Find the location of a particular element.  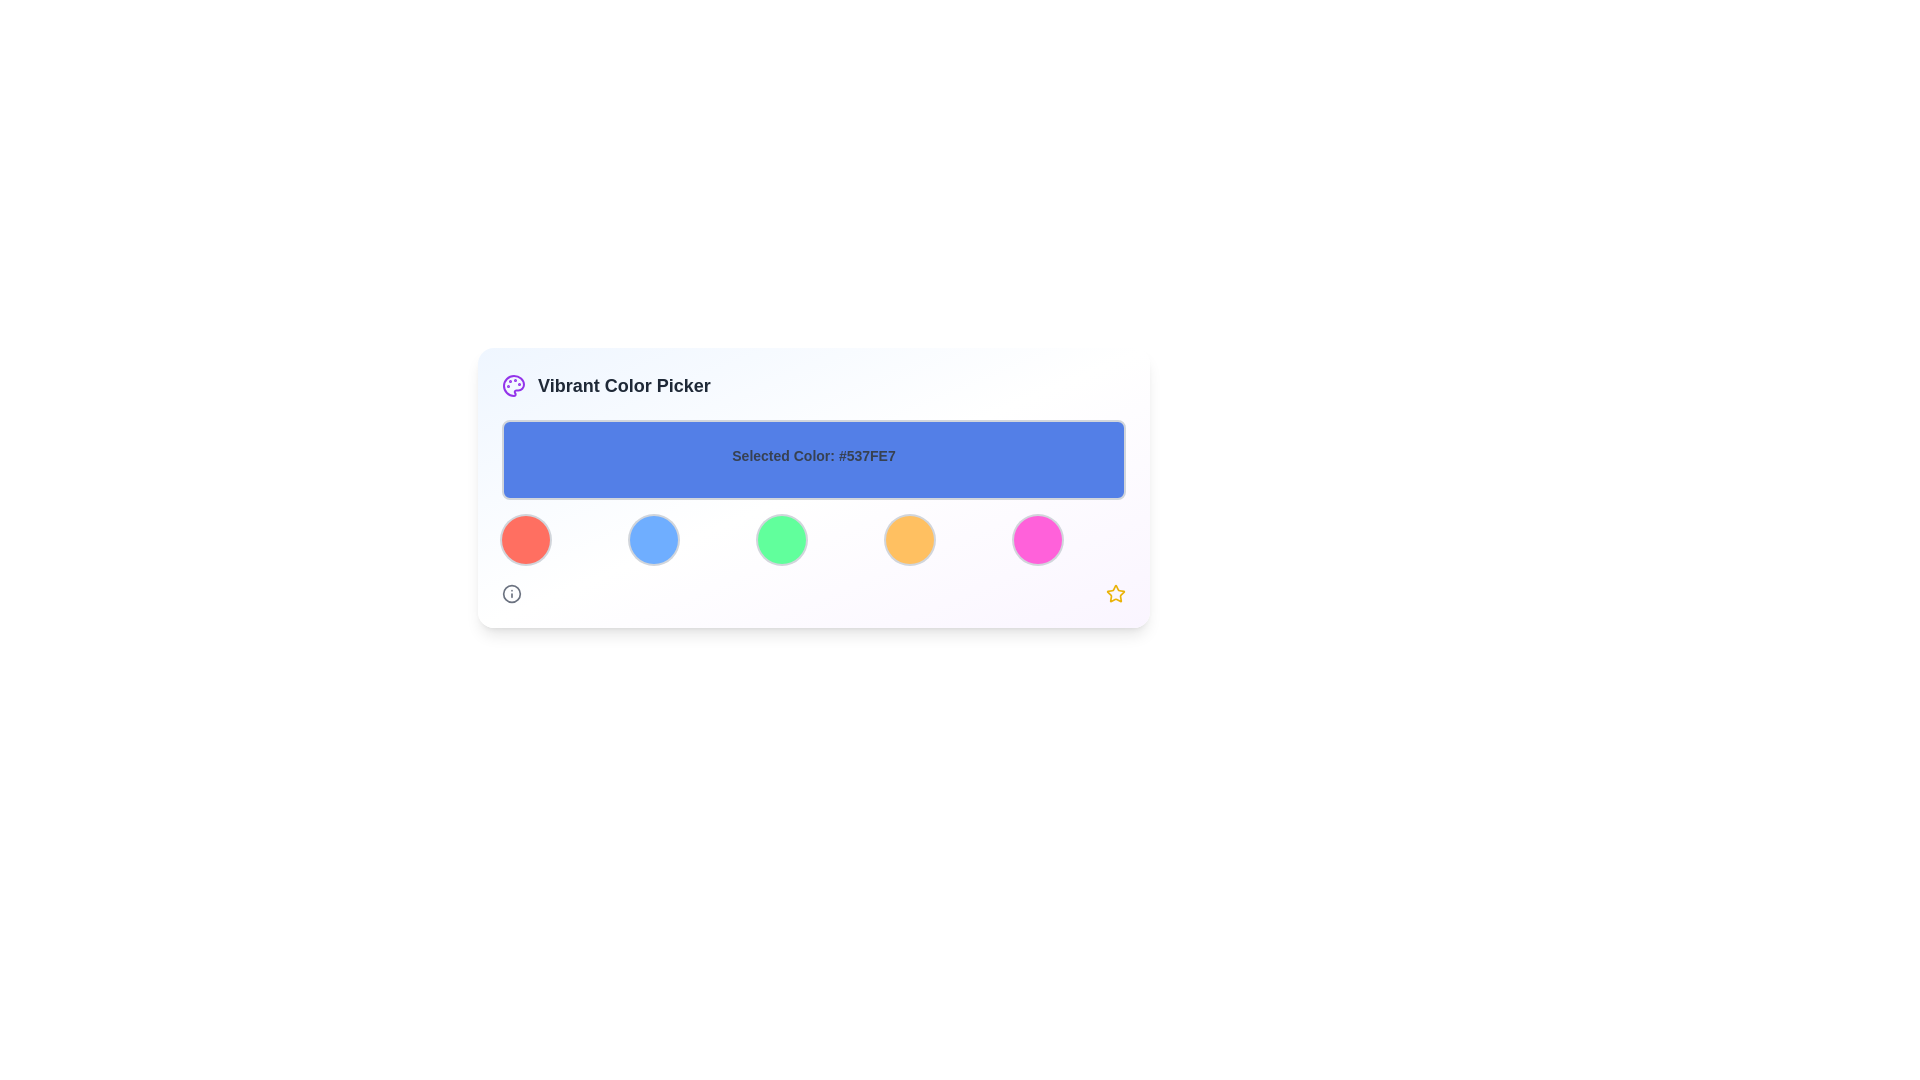

the text label reading 'Vibrant Color Picker', which is styled with a bold font and dark gray color, positioned to the right of a palette icon is located at coordinates (623, 385).